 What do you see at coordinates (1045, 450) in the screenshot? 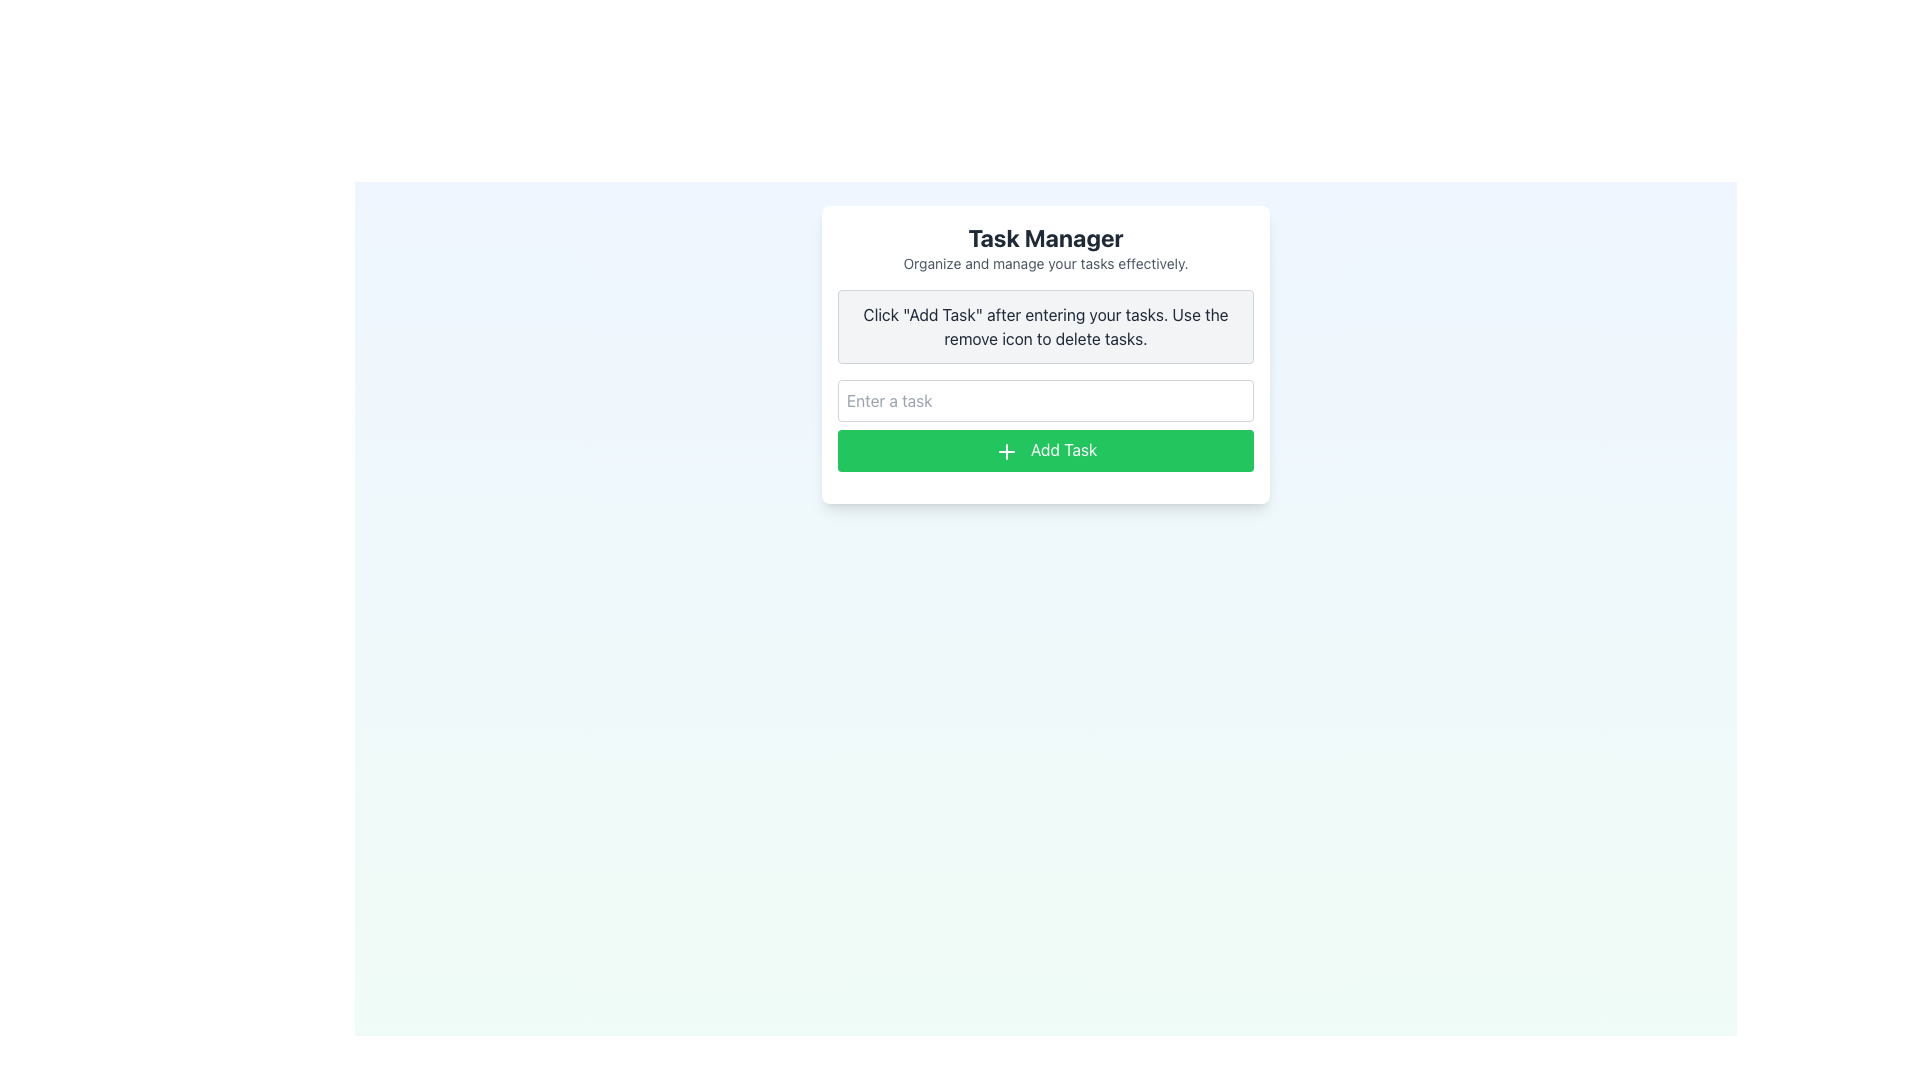
I see `the 'Add Task' button, which has a green background and white text with a plus symbol, located below the 'Enter a task' text input field` at bounding box center [1045, 450].